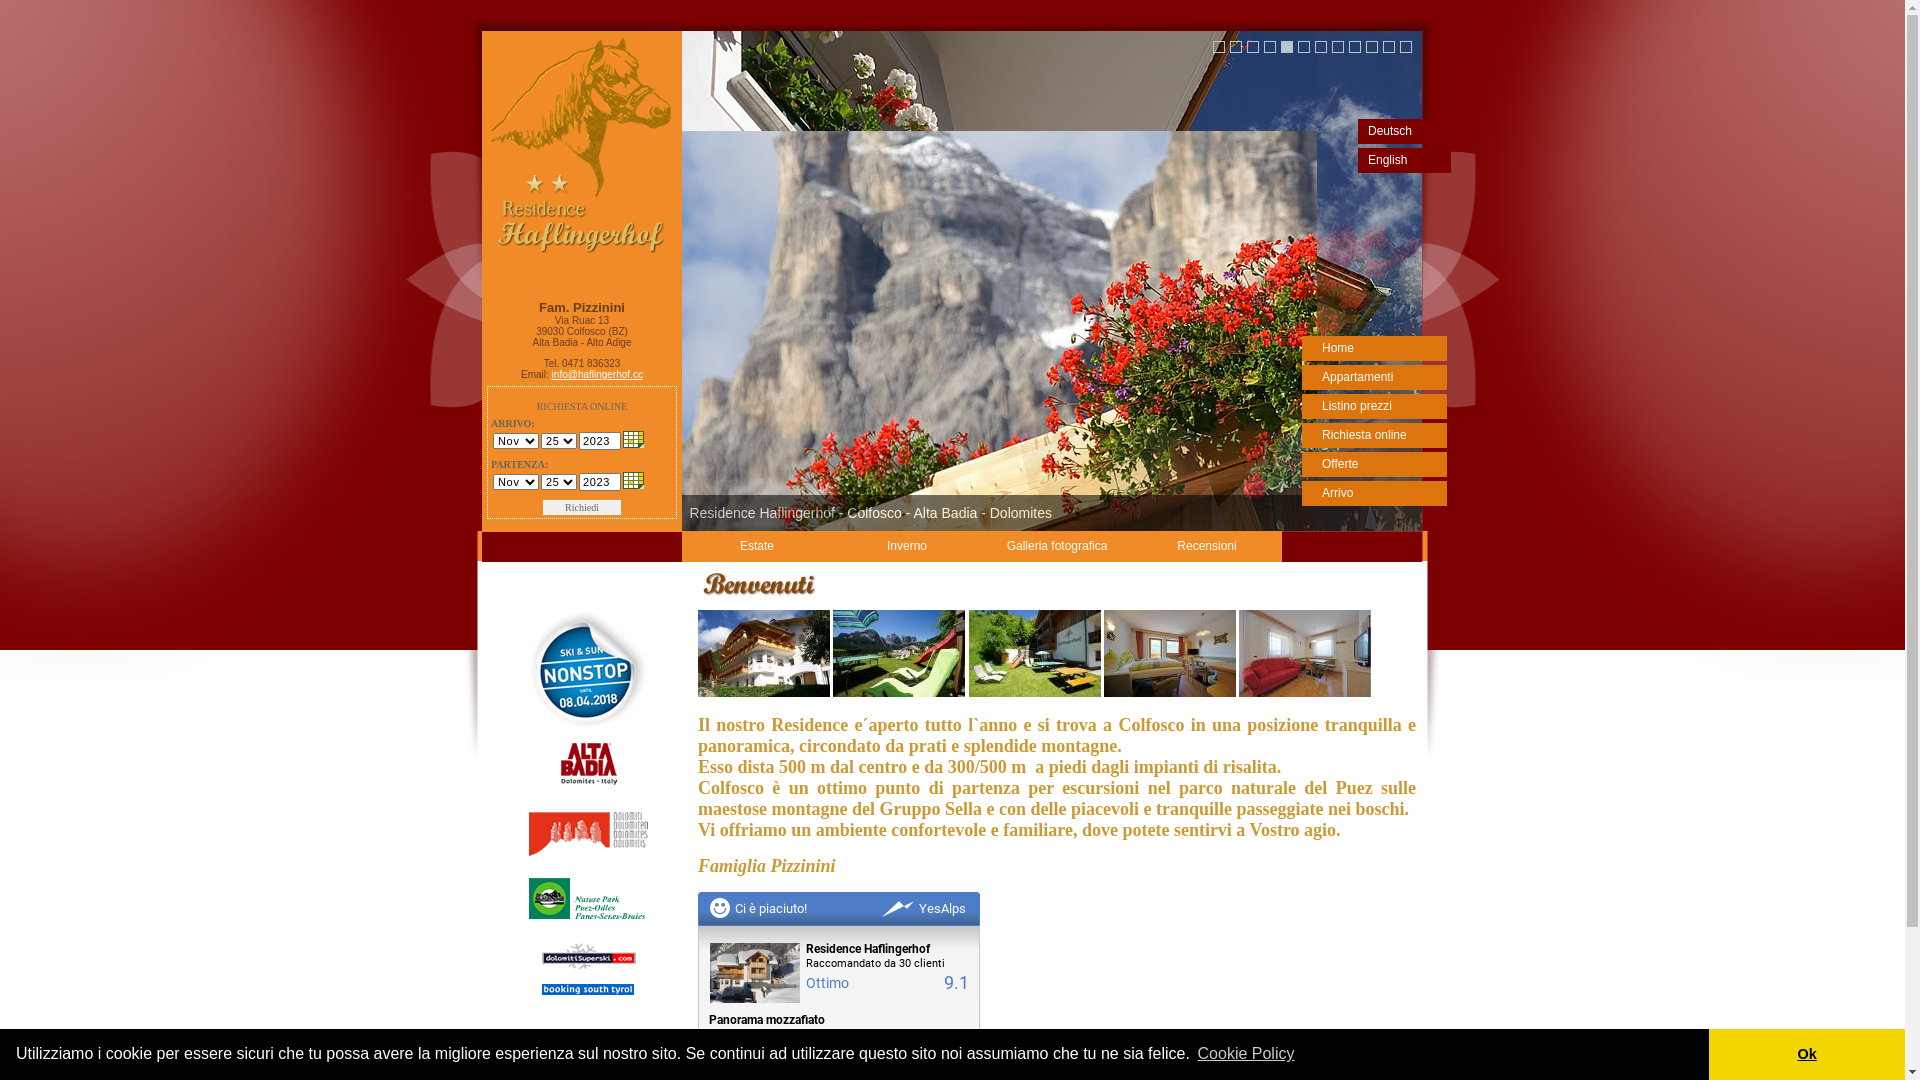 The width and height of the screenshot is (1920, 1080). What do you see at coordinates (632, 480) in the screenshot?
I see `'Calendar'` at bounding box center [632, 480].